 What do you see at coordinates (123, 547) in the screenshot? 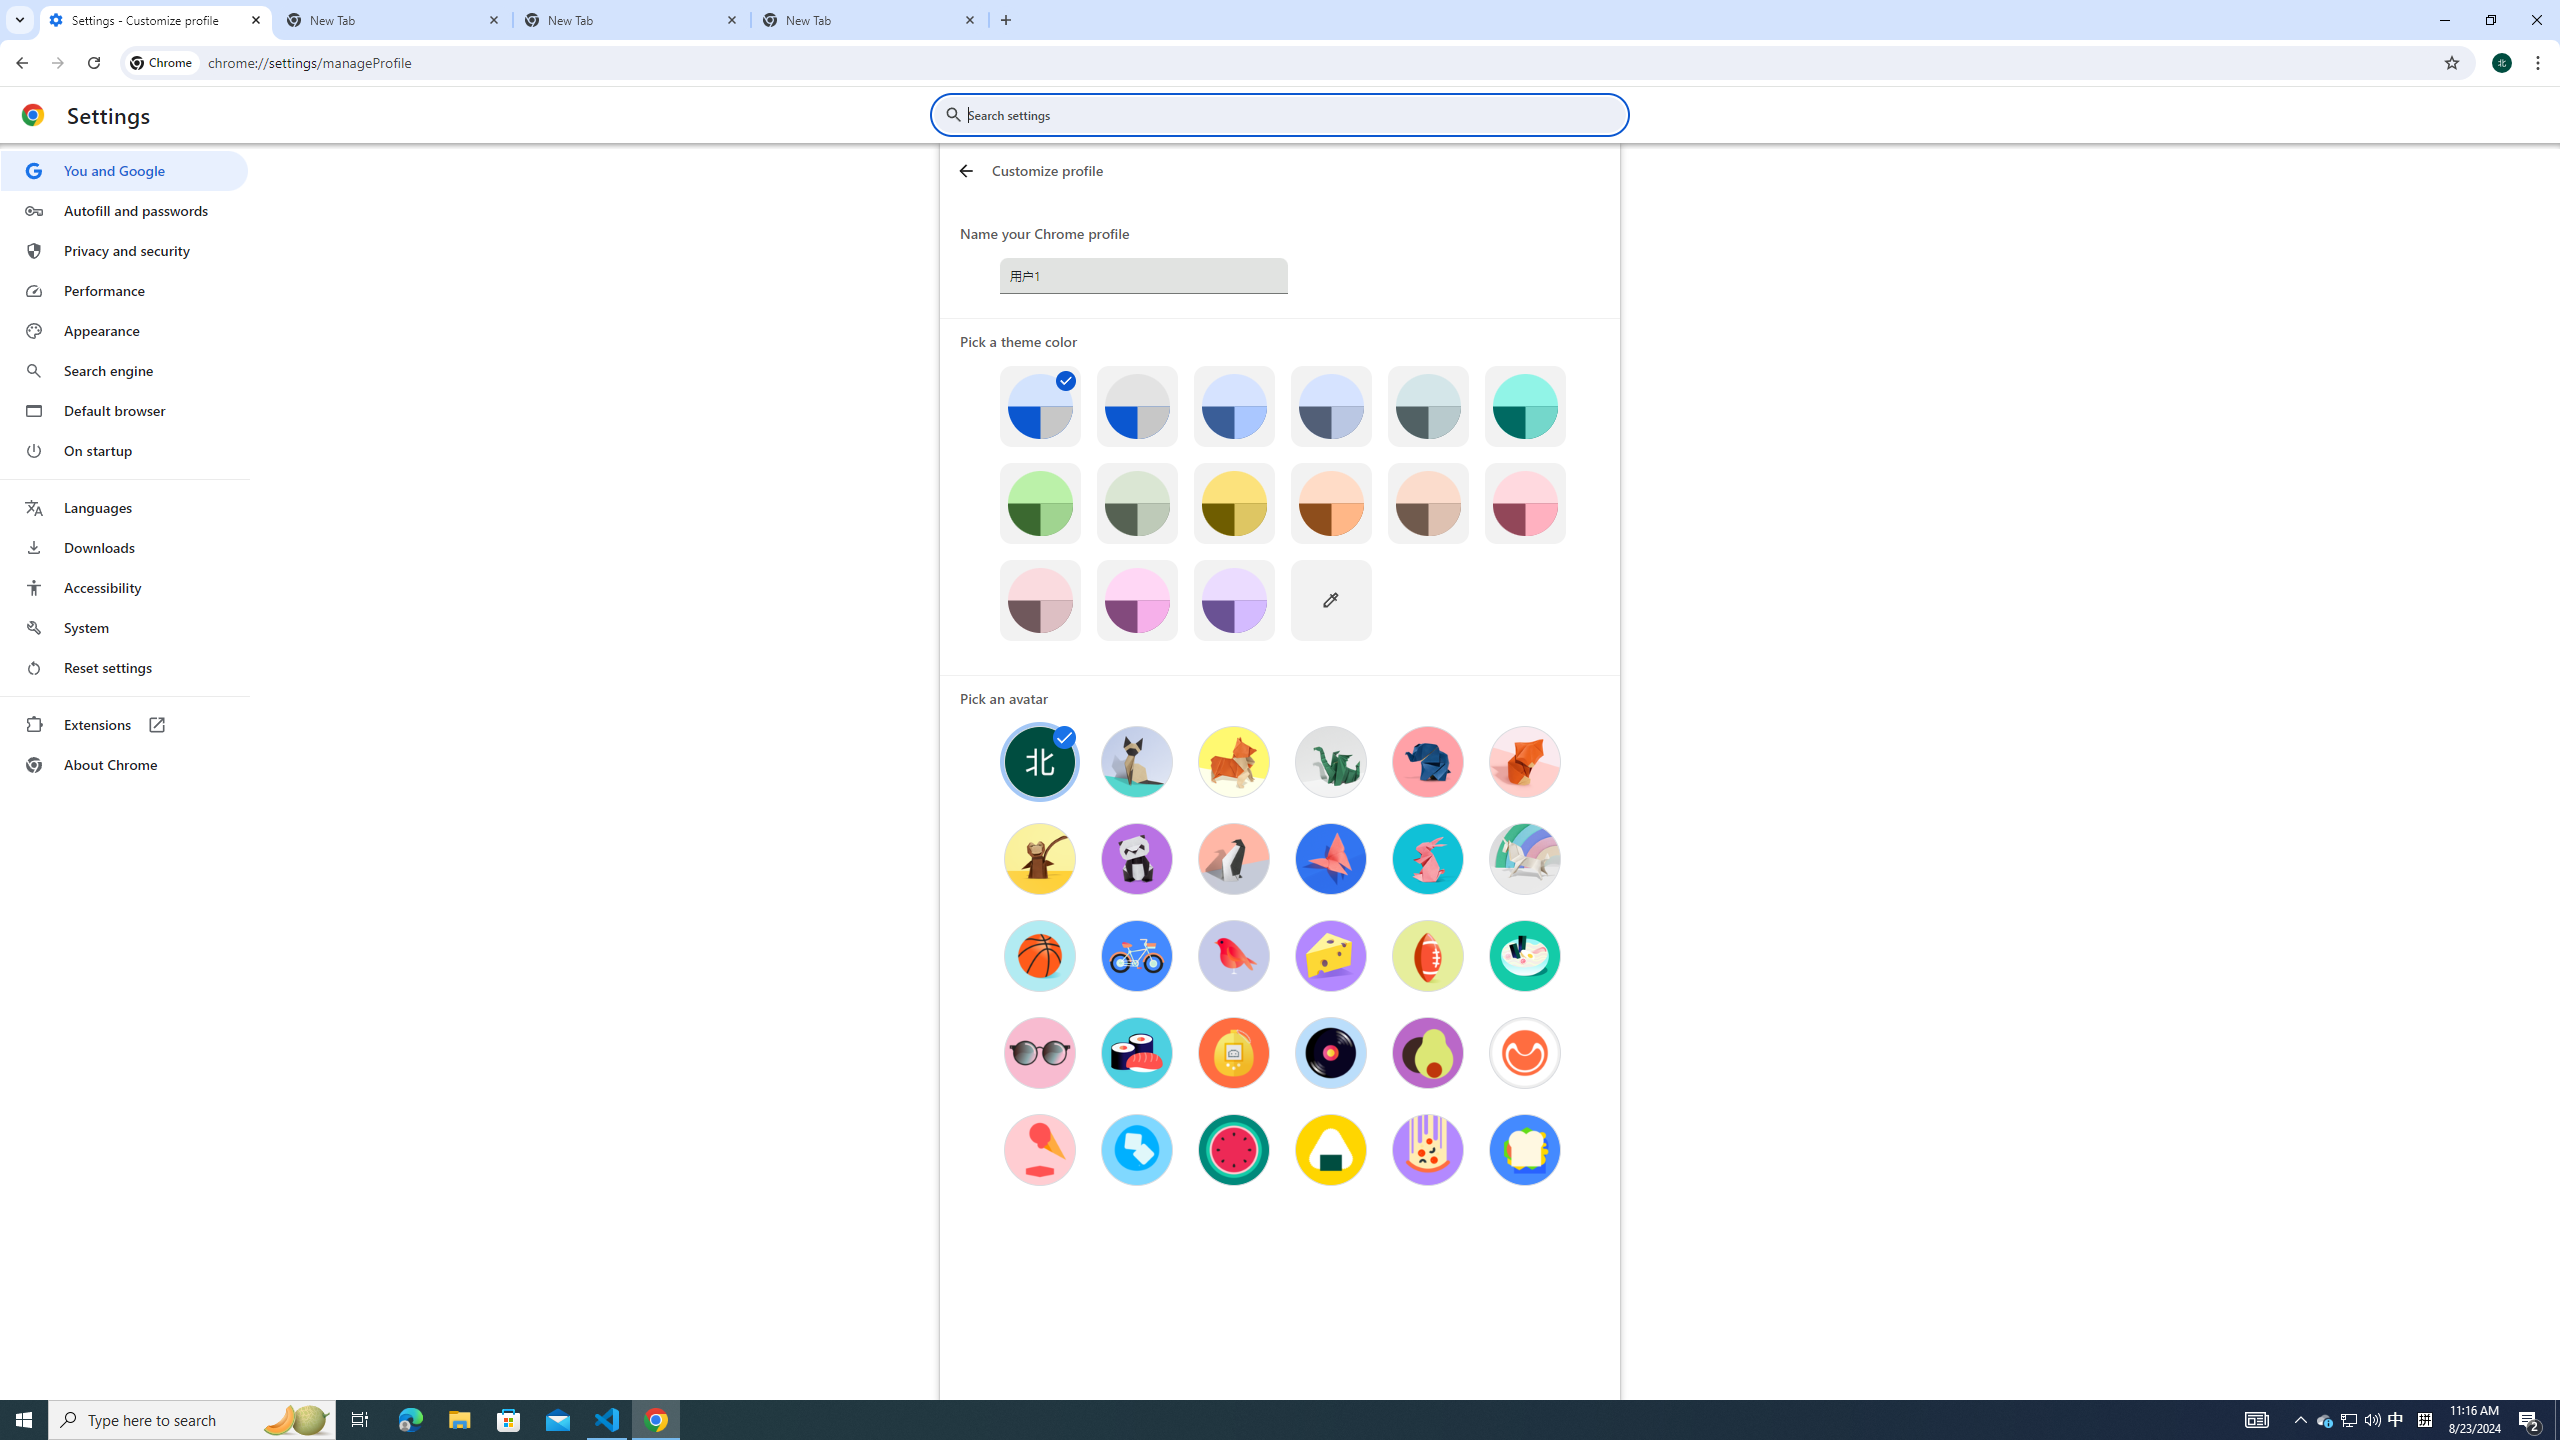
I see `'Downloads'` at bounding box center [123, 547].